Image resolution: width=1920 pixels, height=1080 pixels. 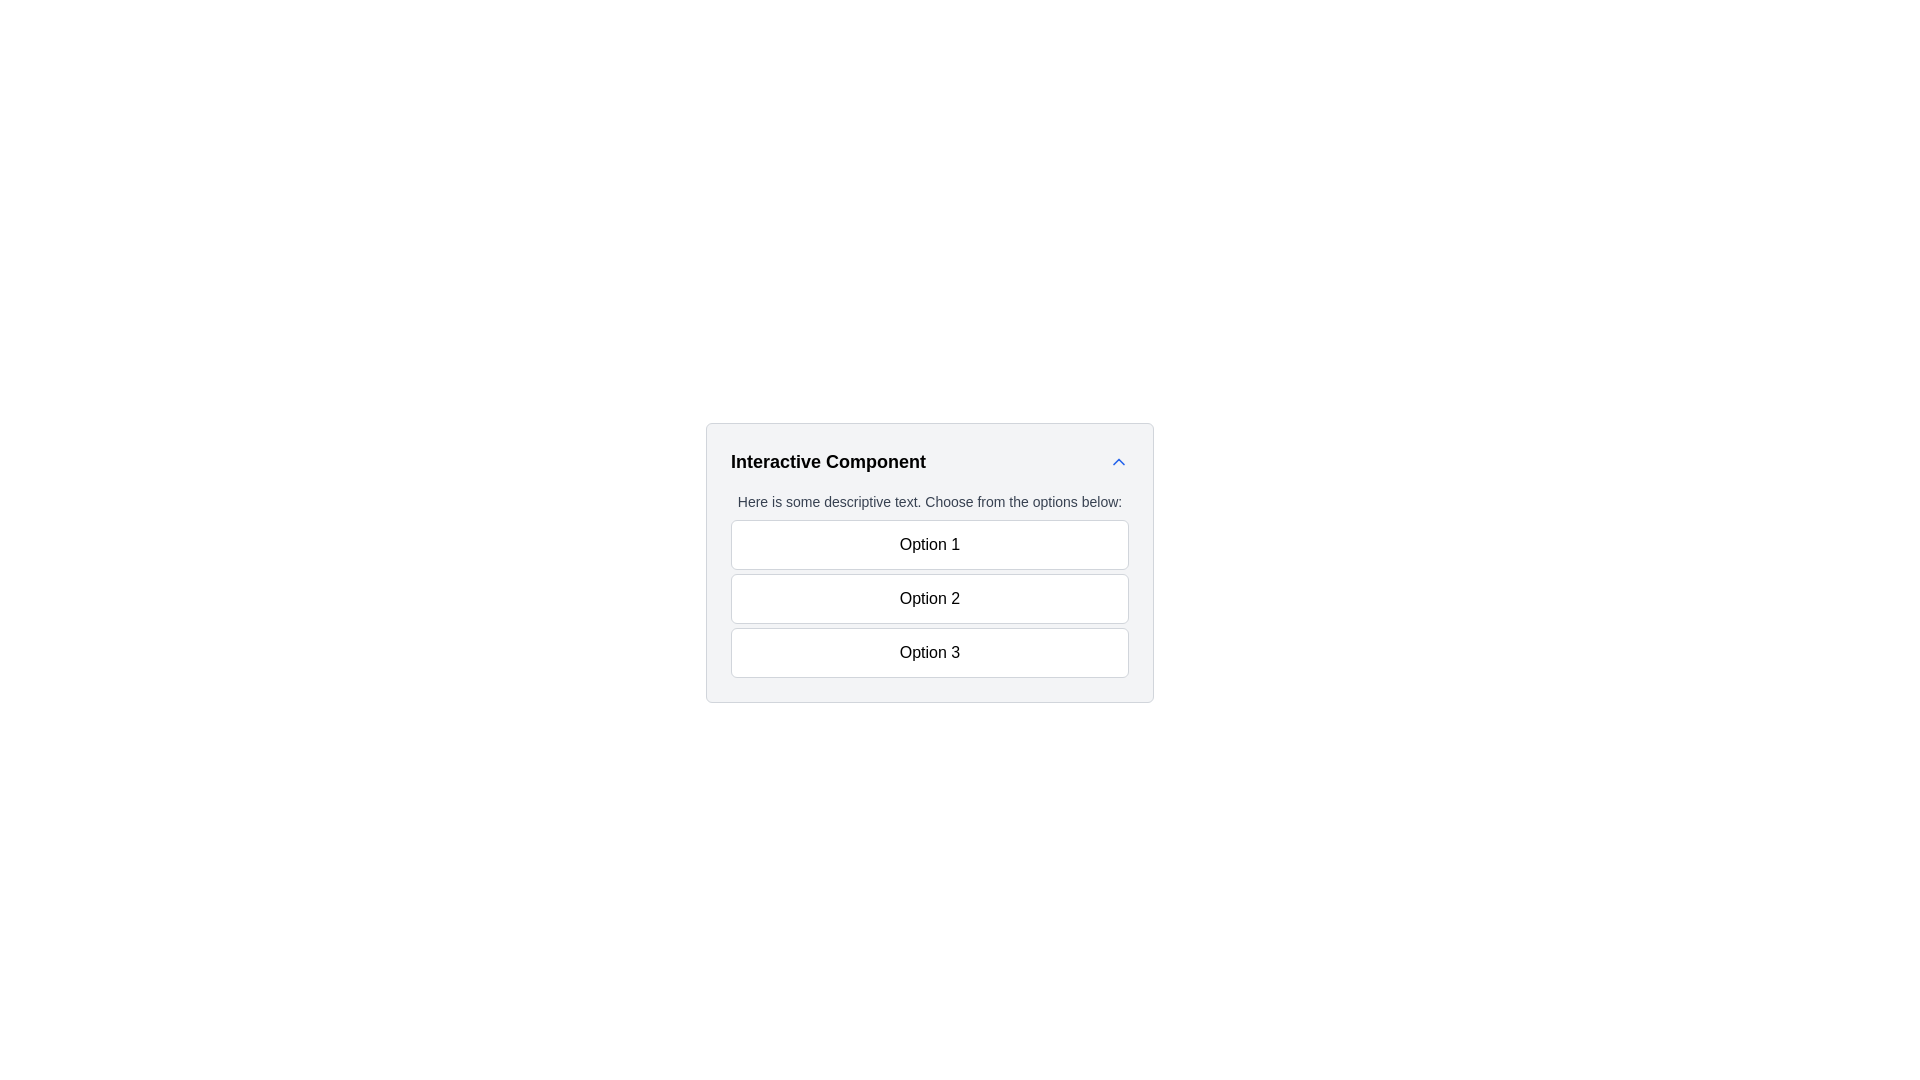 I want to click on the small upward-facing arrow icon with a blue outline located at the top right corner of its enclosing box, so click(x=1117, y=462).